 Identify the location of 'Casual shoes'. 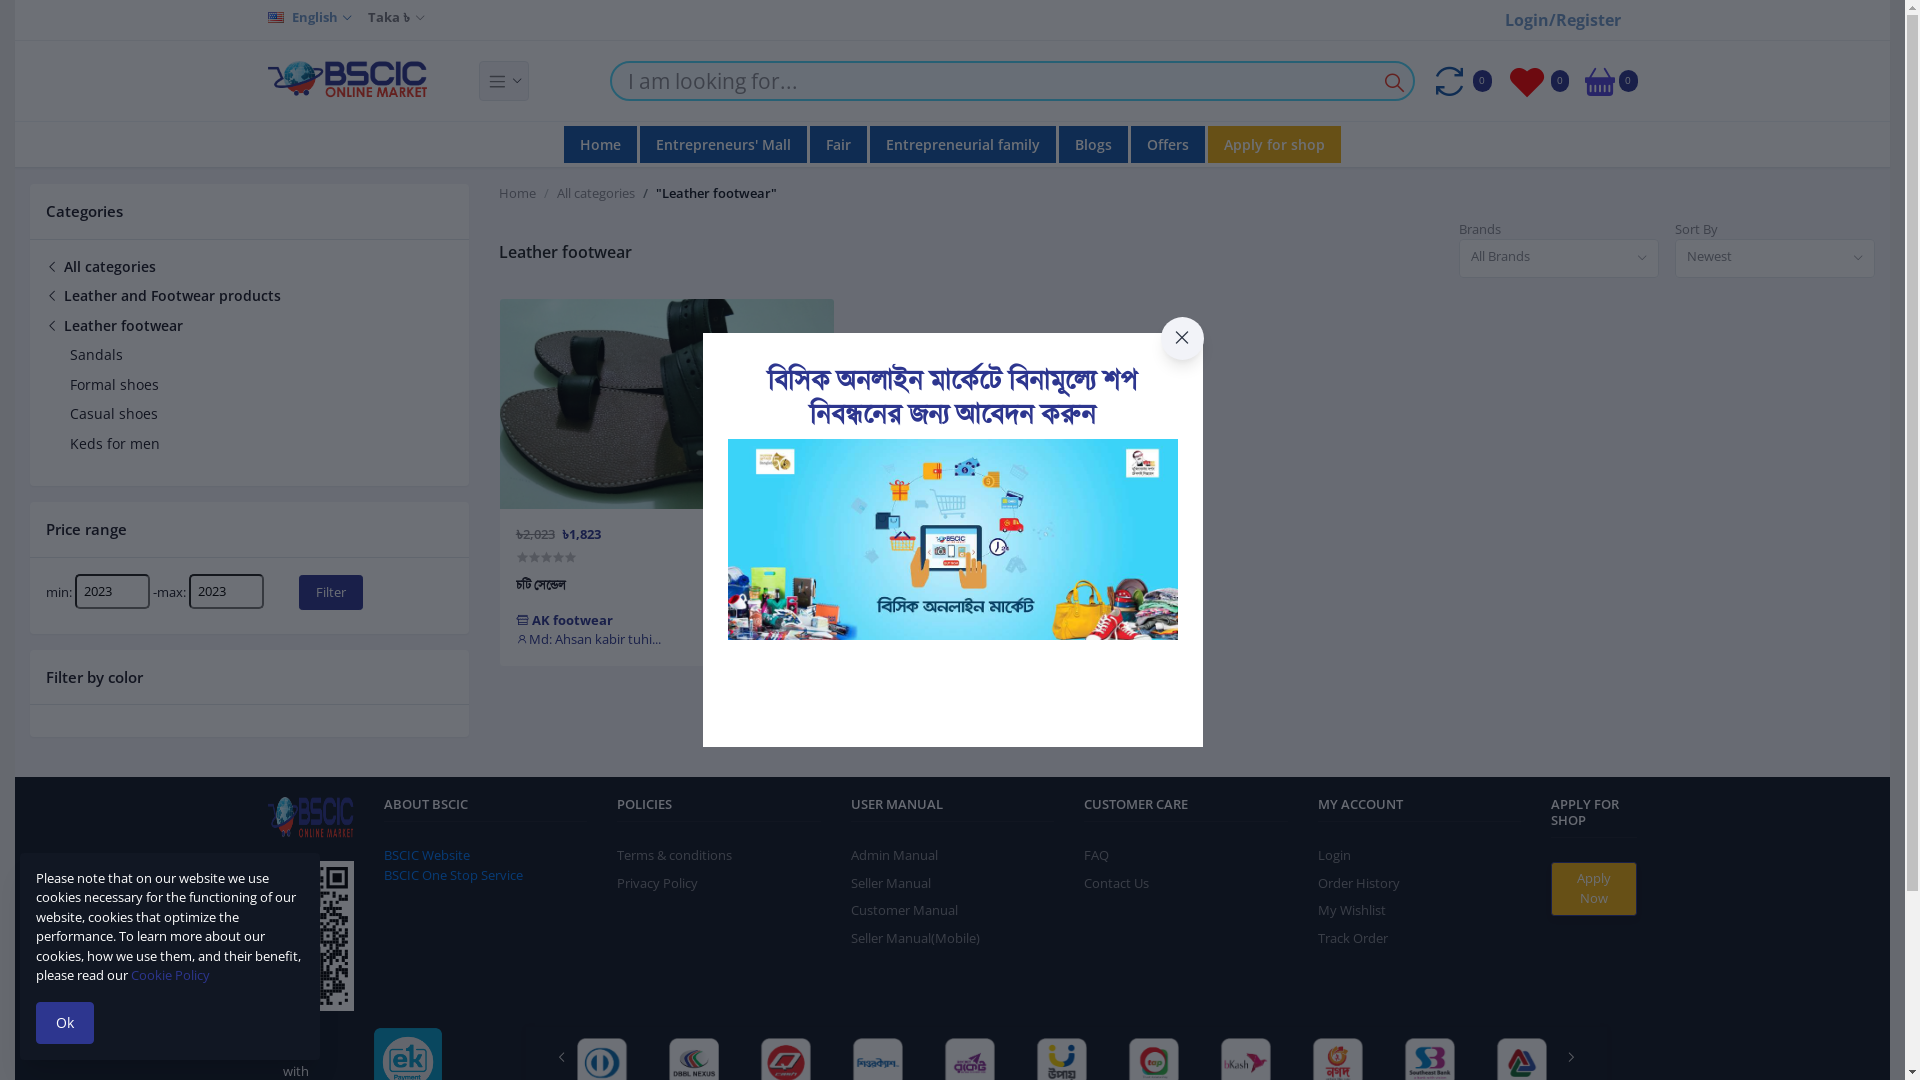
(113, 412).